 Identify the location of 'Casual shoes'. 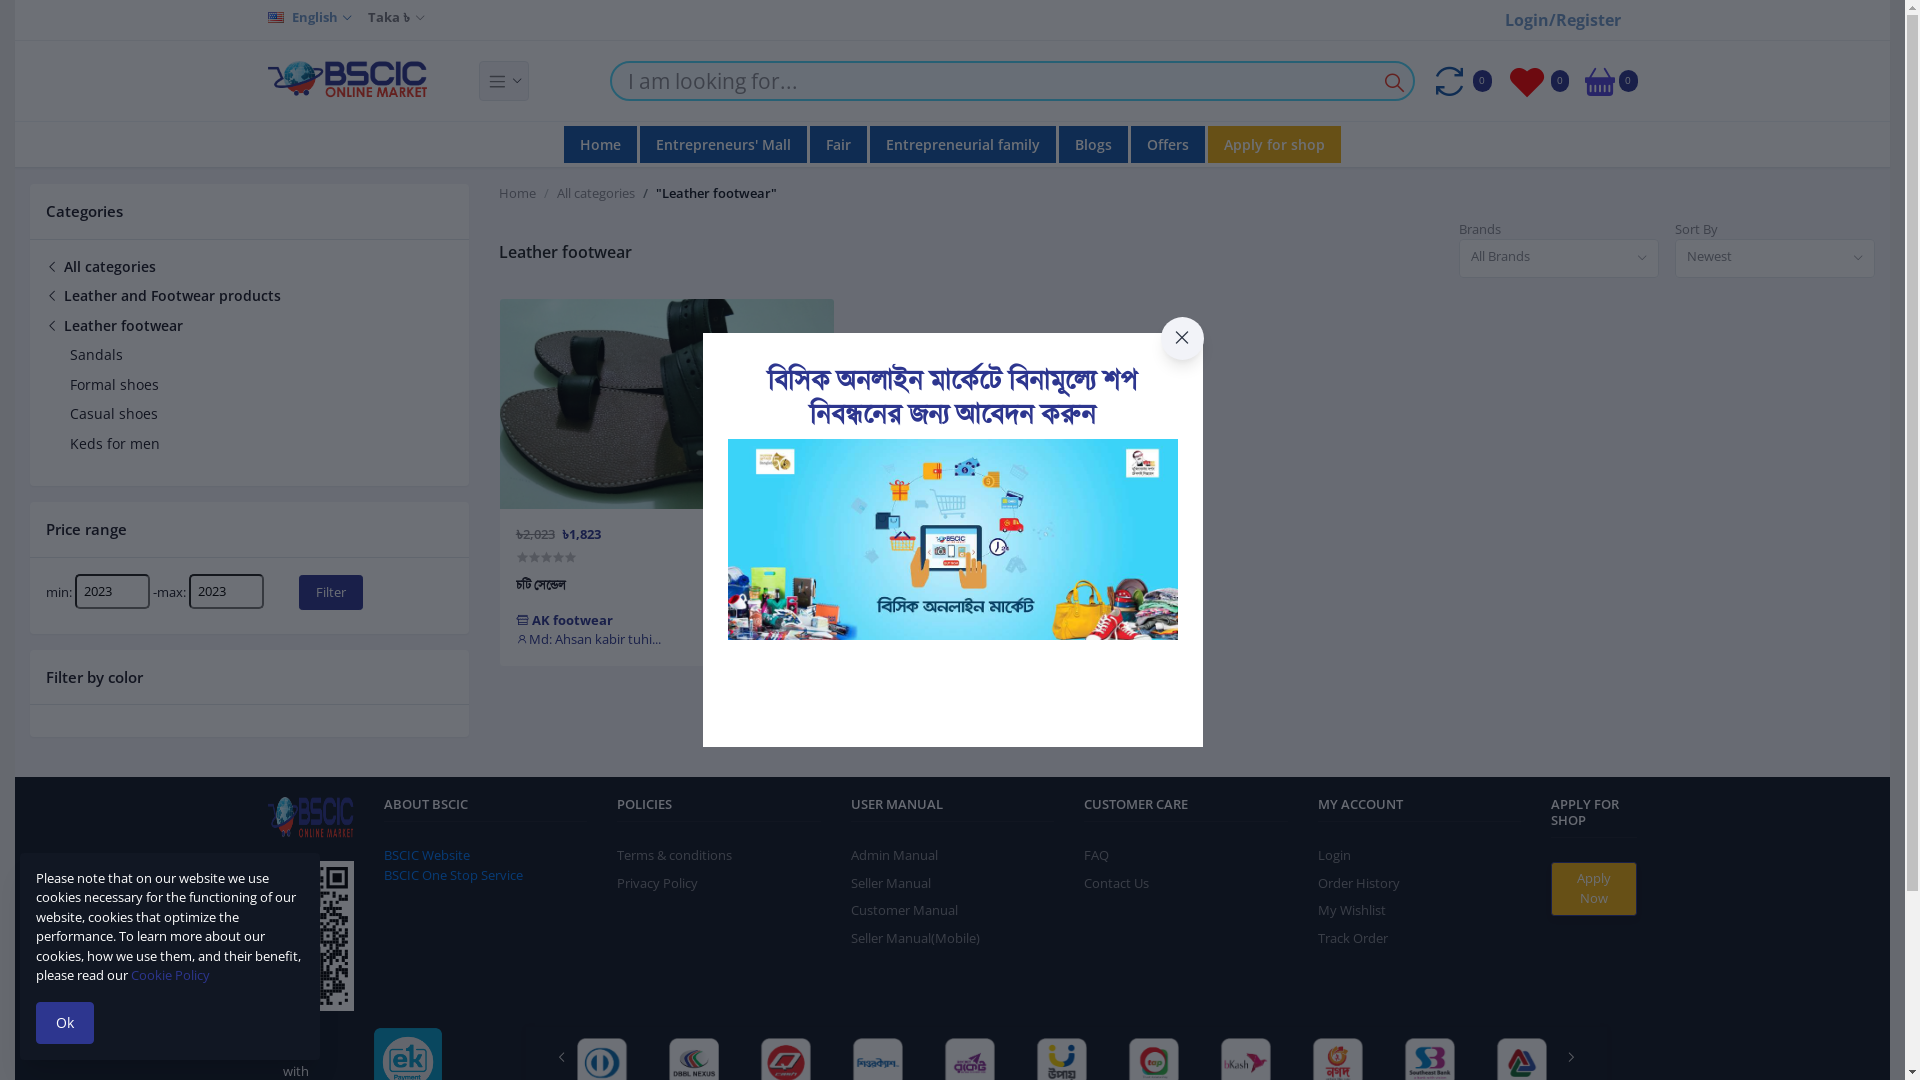
(113, 412).